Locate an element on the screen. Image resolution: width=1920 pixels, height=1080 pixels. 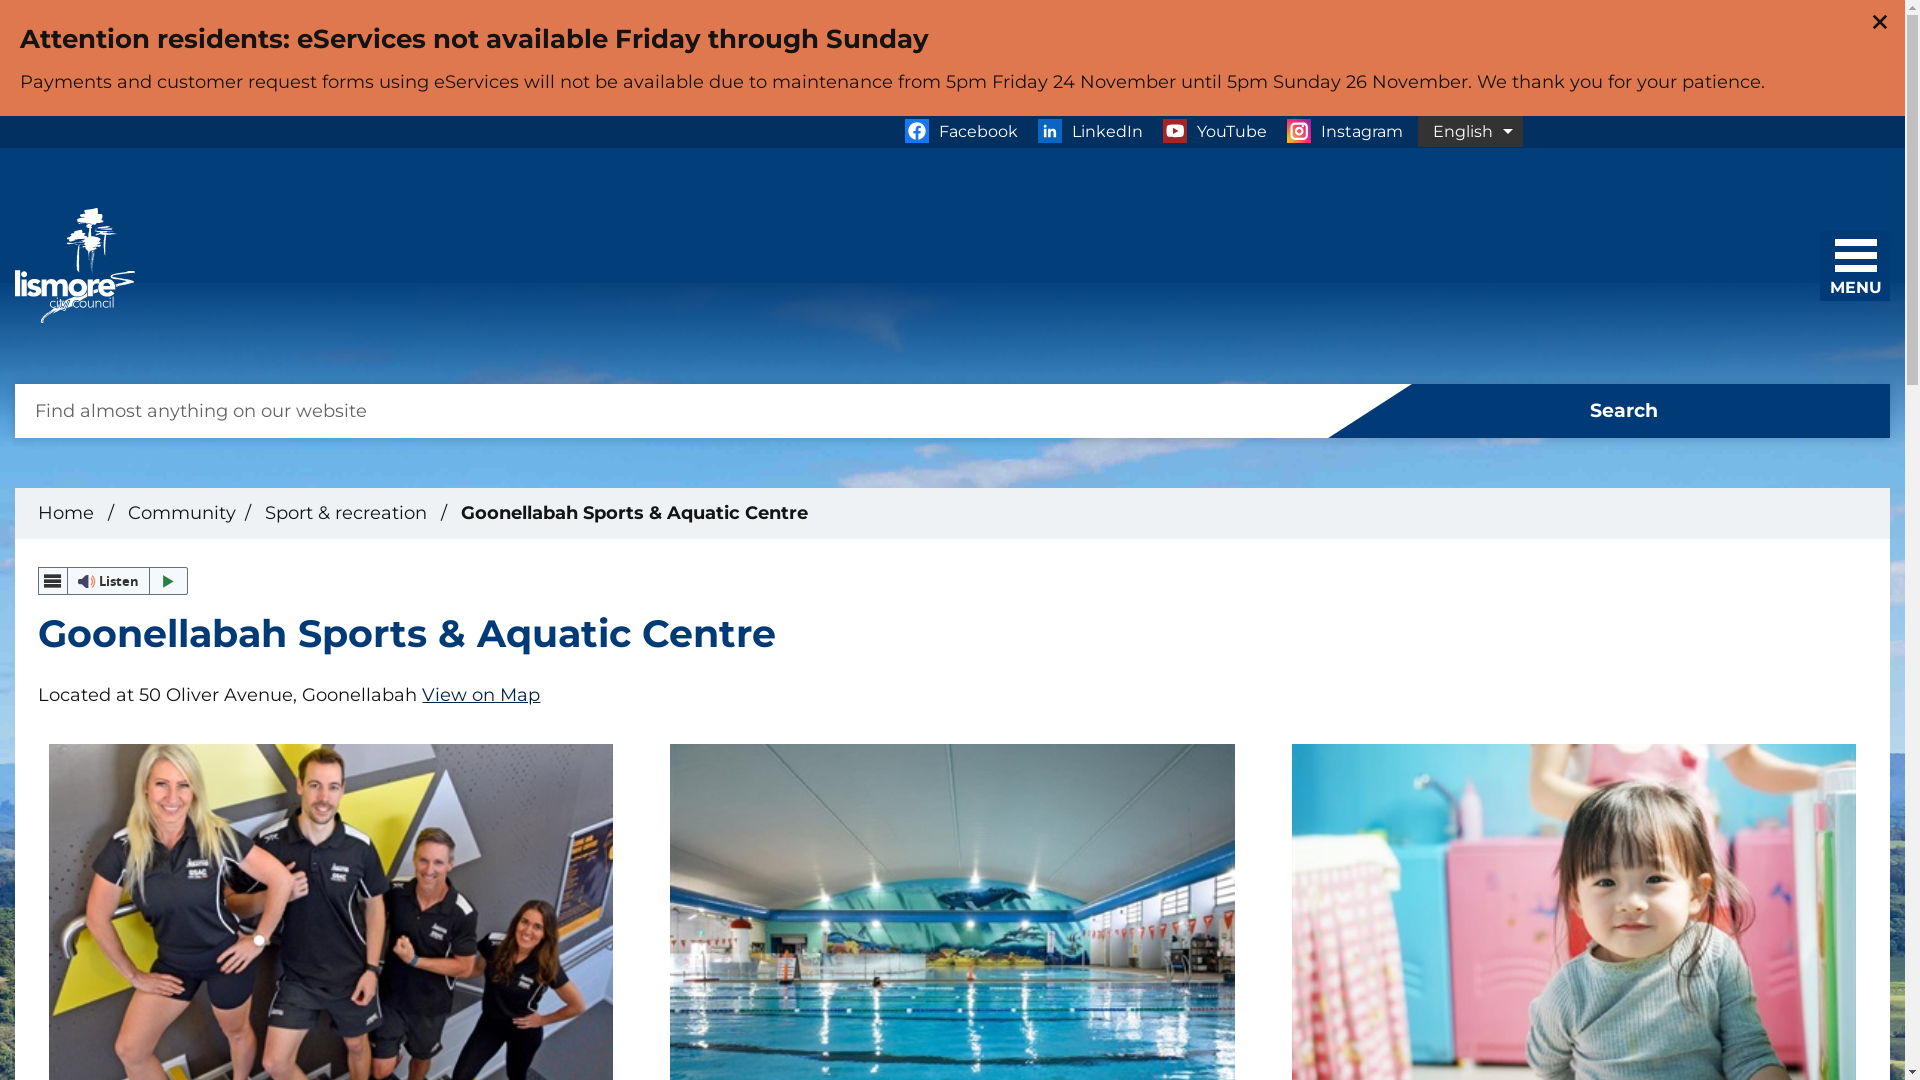
'Community' is located at coordinates (182, 512).